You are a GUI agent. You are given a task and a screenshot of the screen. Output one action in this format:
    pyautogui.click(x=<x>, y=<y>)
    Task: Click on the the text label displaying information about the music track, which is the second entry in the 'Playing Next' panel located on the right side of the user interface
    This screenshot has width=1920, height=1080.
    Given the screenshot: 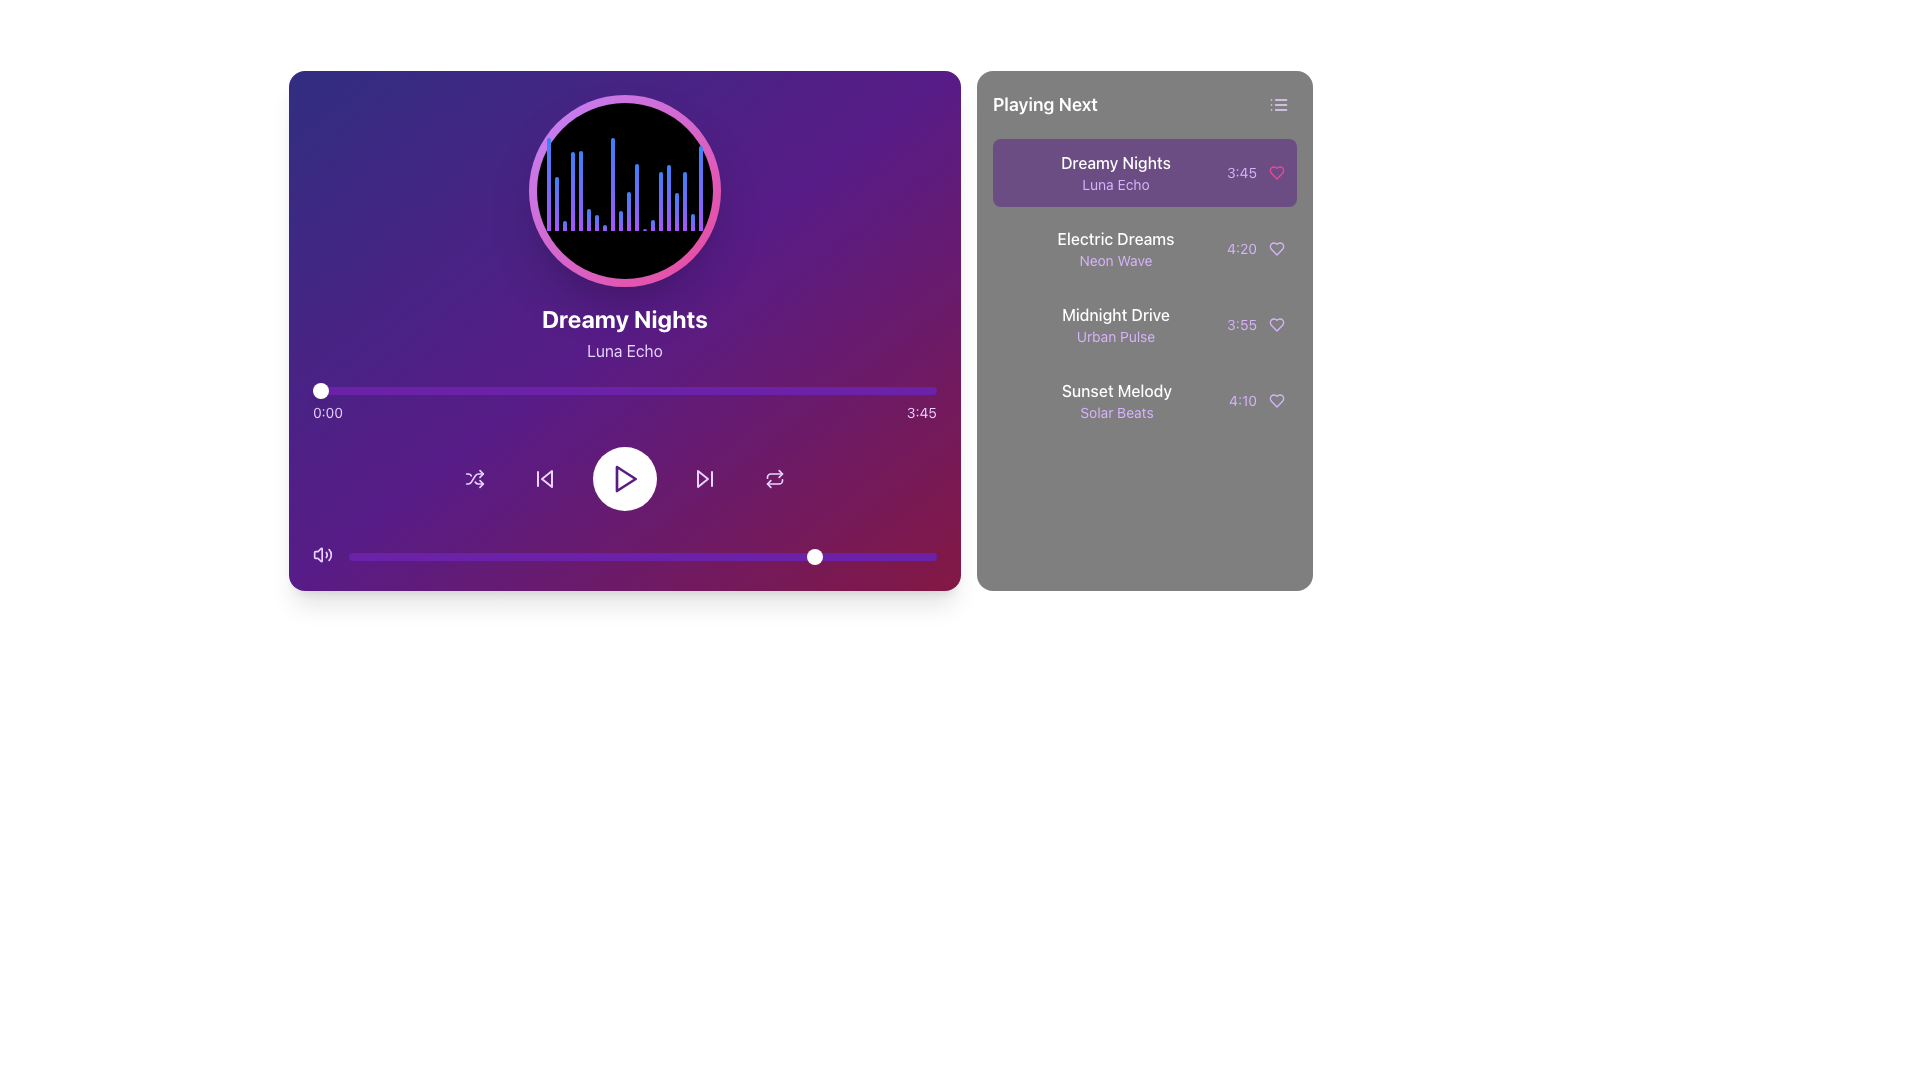 What is the action you would take?
    pyautogui.click(x=1115, y=323)
    